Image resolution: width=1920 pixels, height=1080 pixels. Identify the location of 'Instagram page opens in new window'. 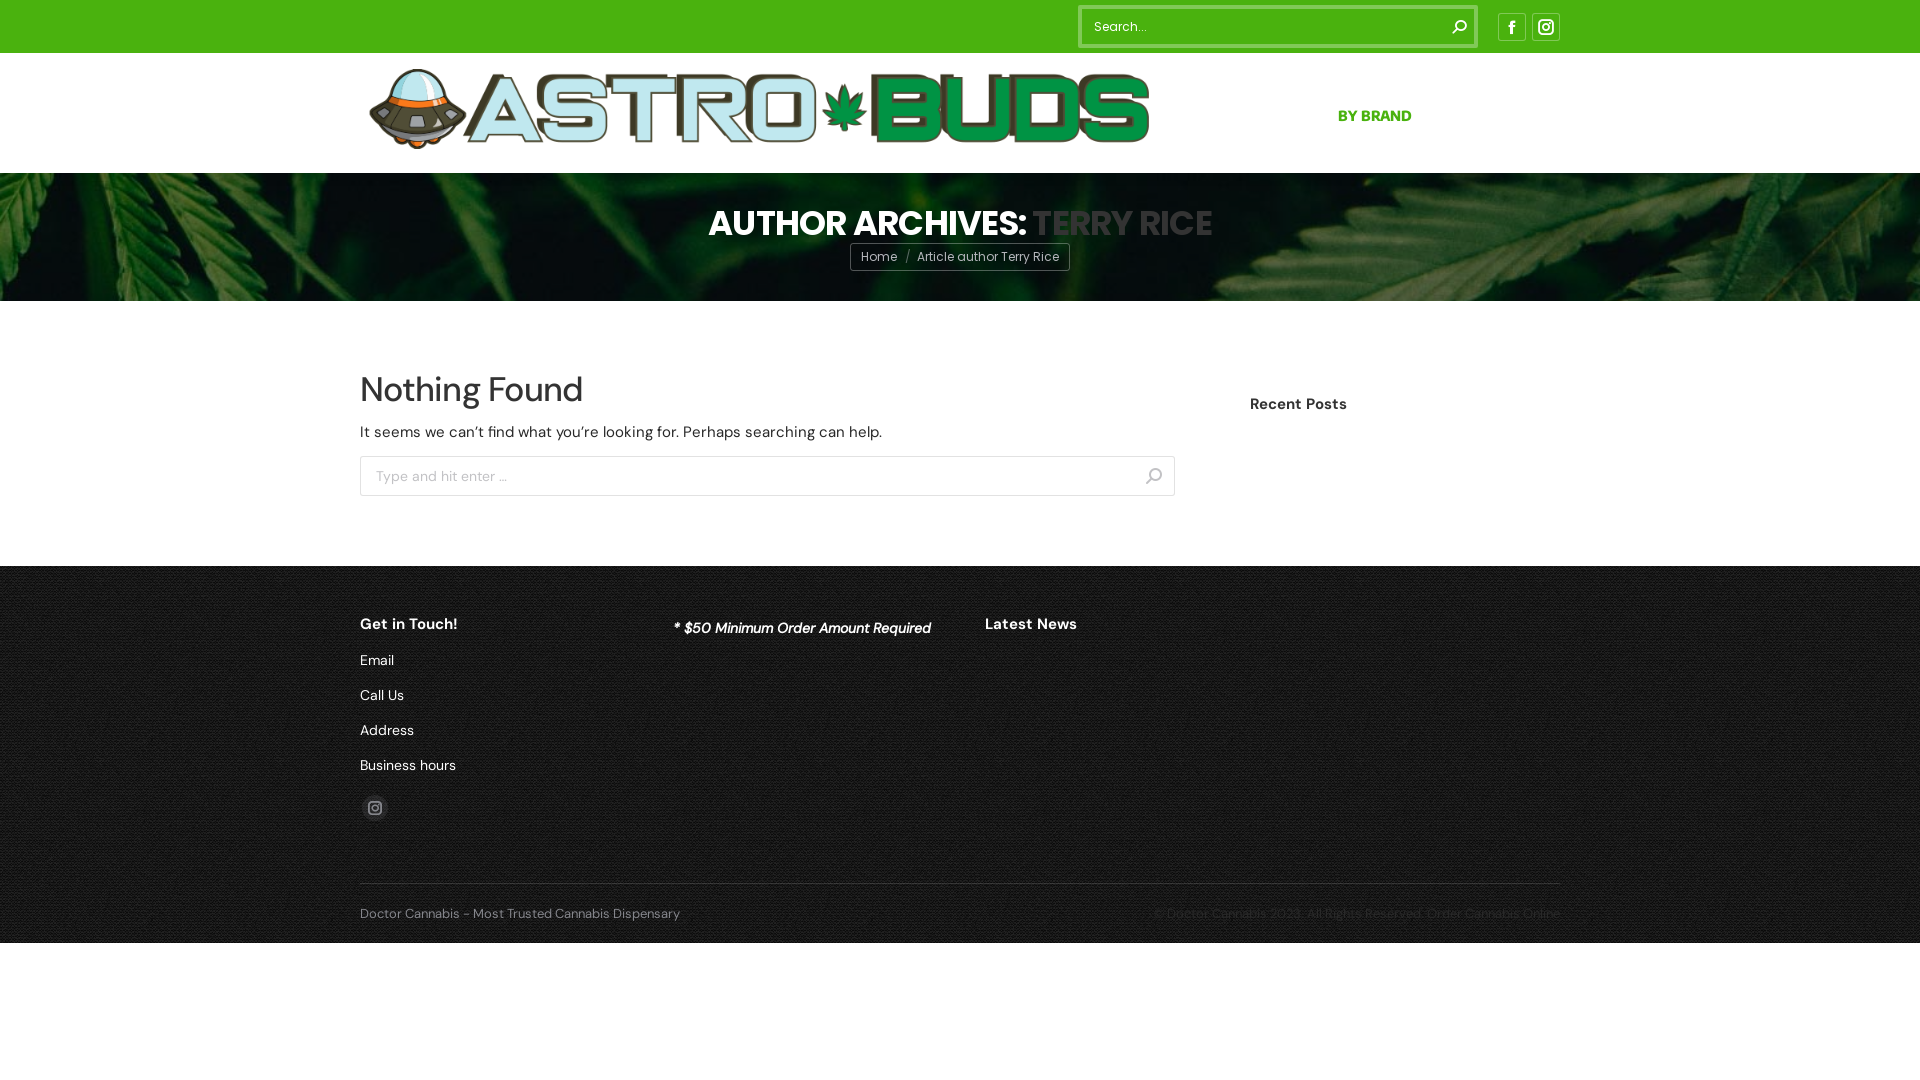
(1530, 26).